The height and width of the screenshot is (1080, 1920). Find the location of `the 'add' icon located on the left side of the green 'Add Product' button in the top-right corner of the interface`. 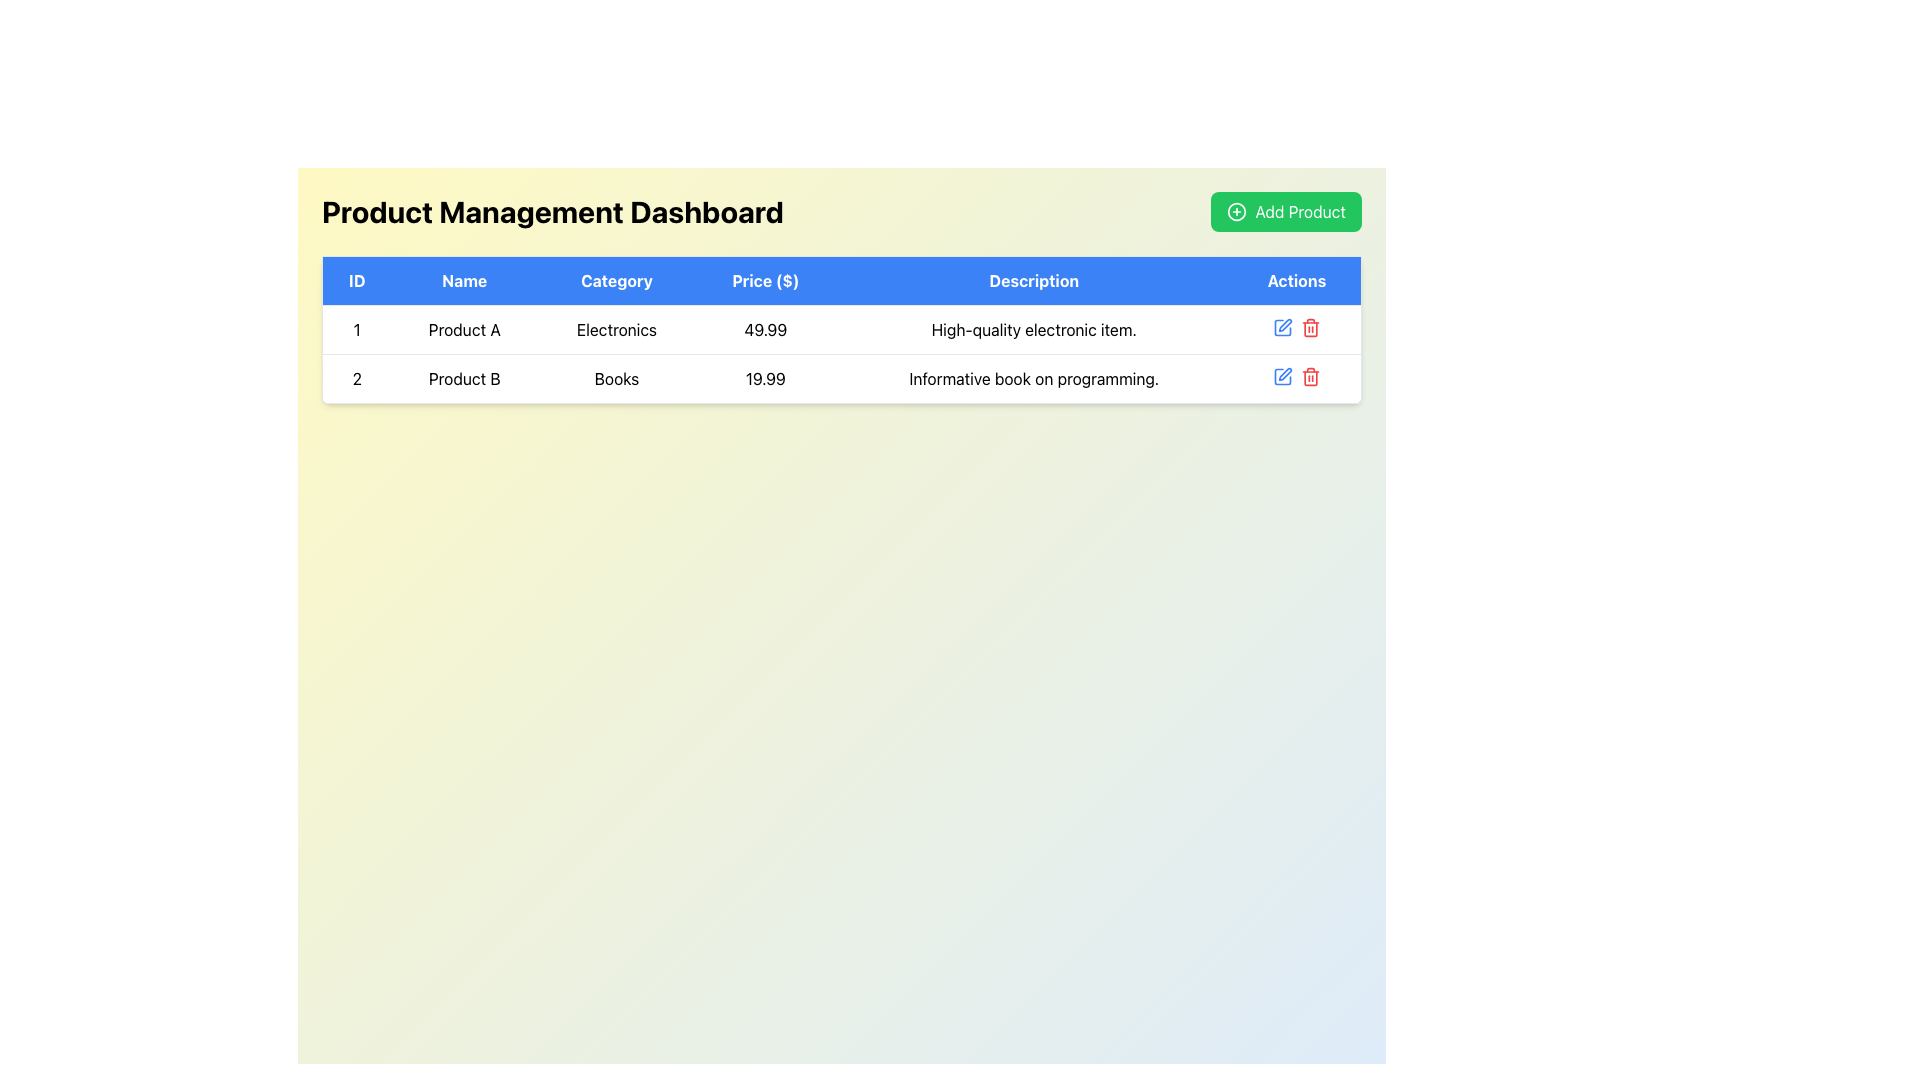

the 'add' icon located on the left side of the green 'Add Product' button in the top-right corner of the interface is located at coordinates (1236, 212).